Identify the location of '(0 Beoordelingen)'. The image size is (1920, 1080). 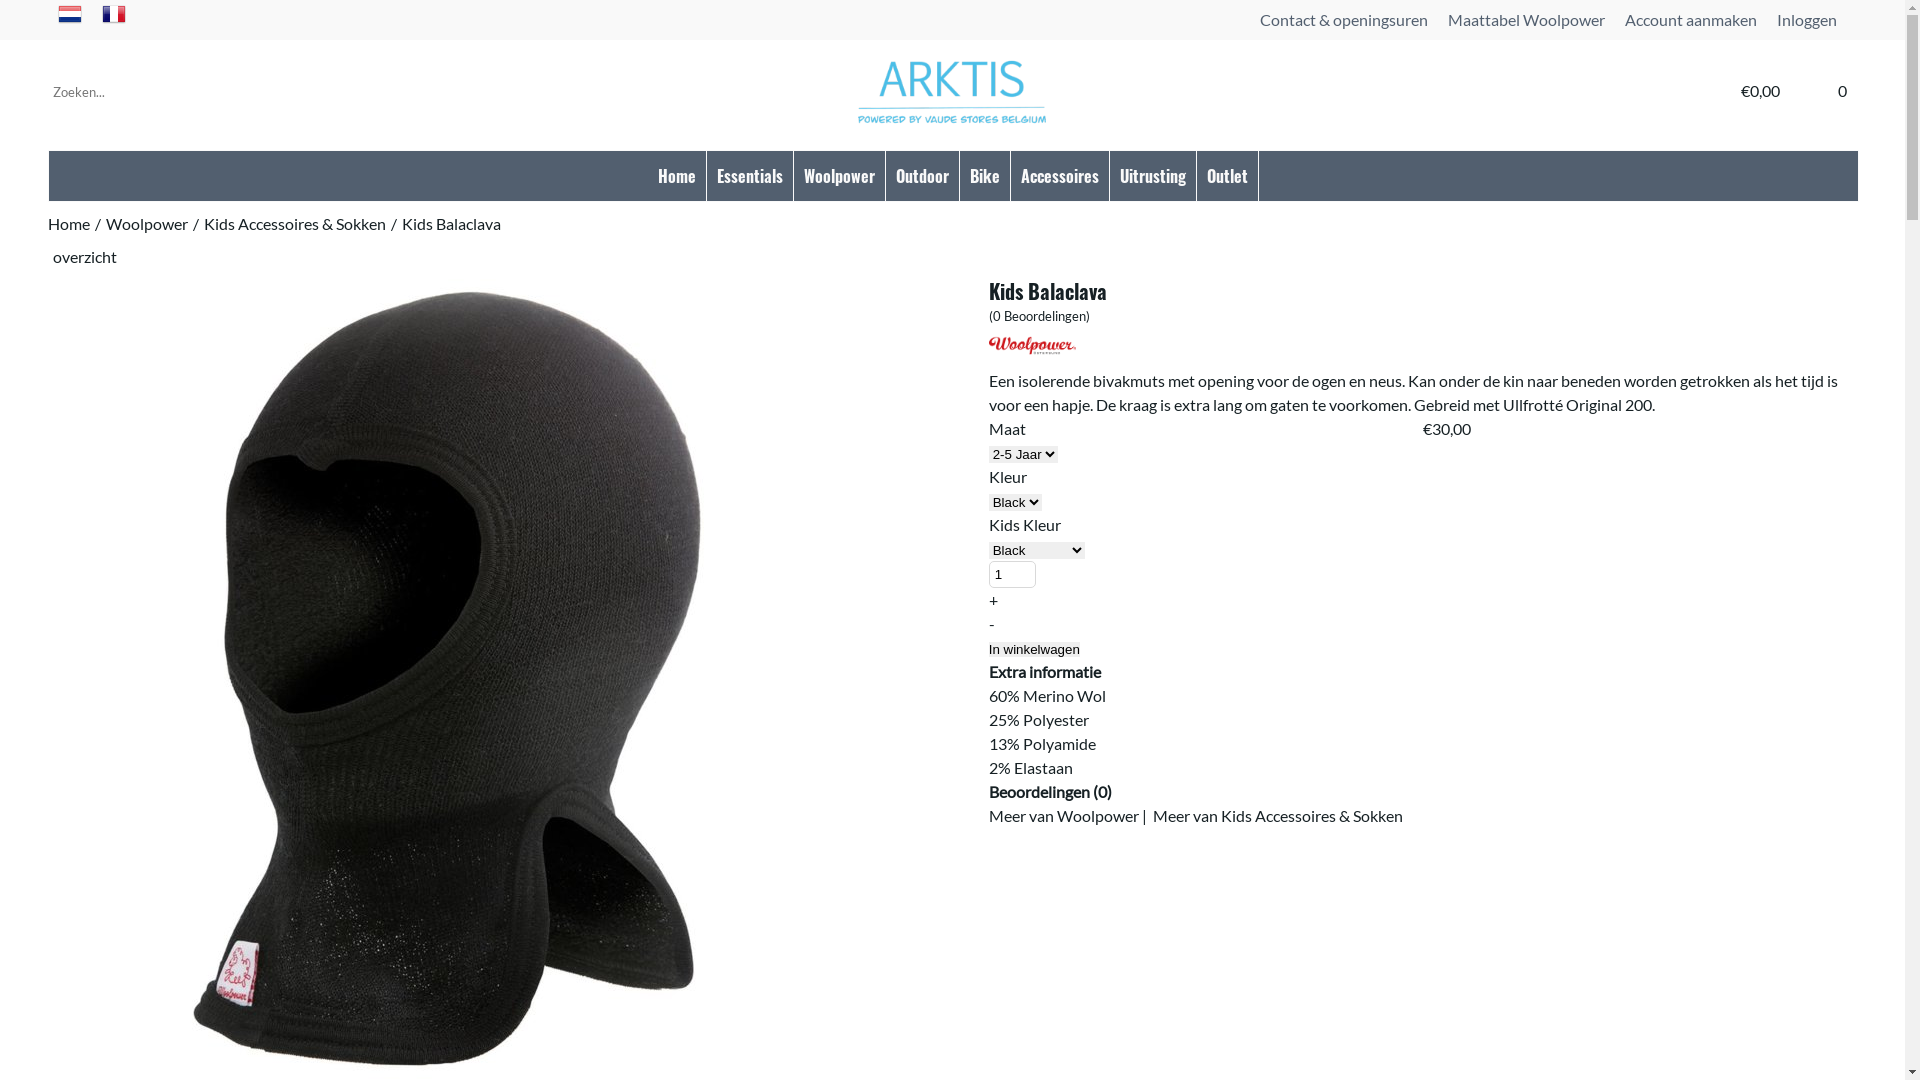
(1039, 314).